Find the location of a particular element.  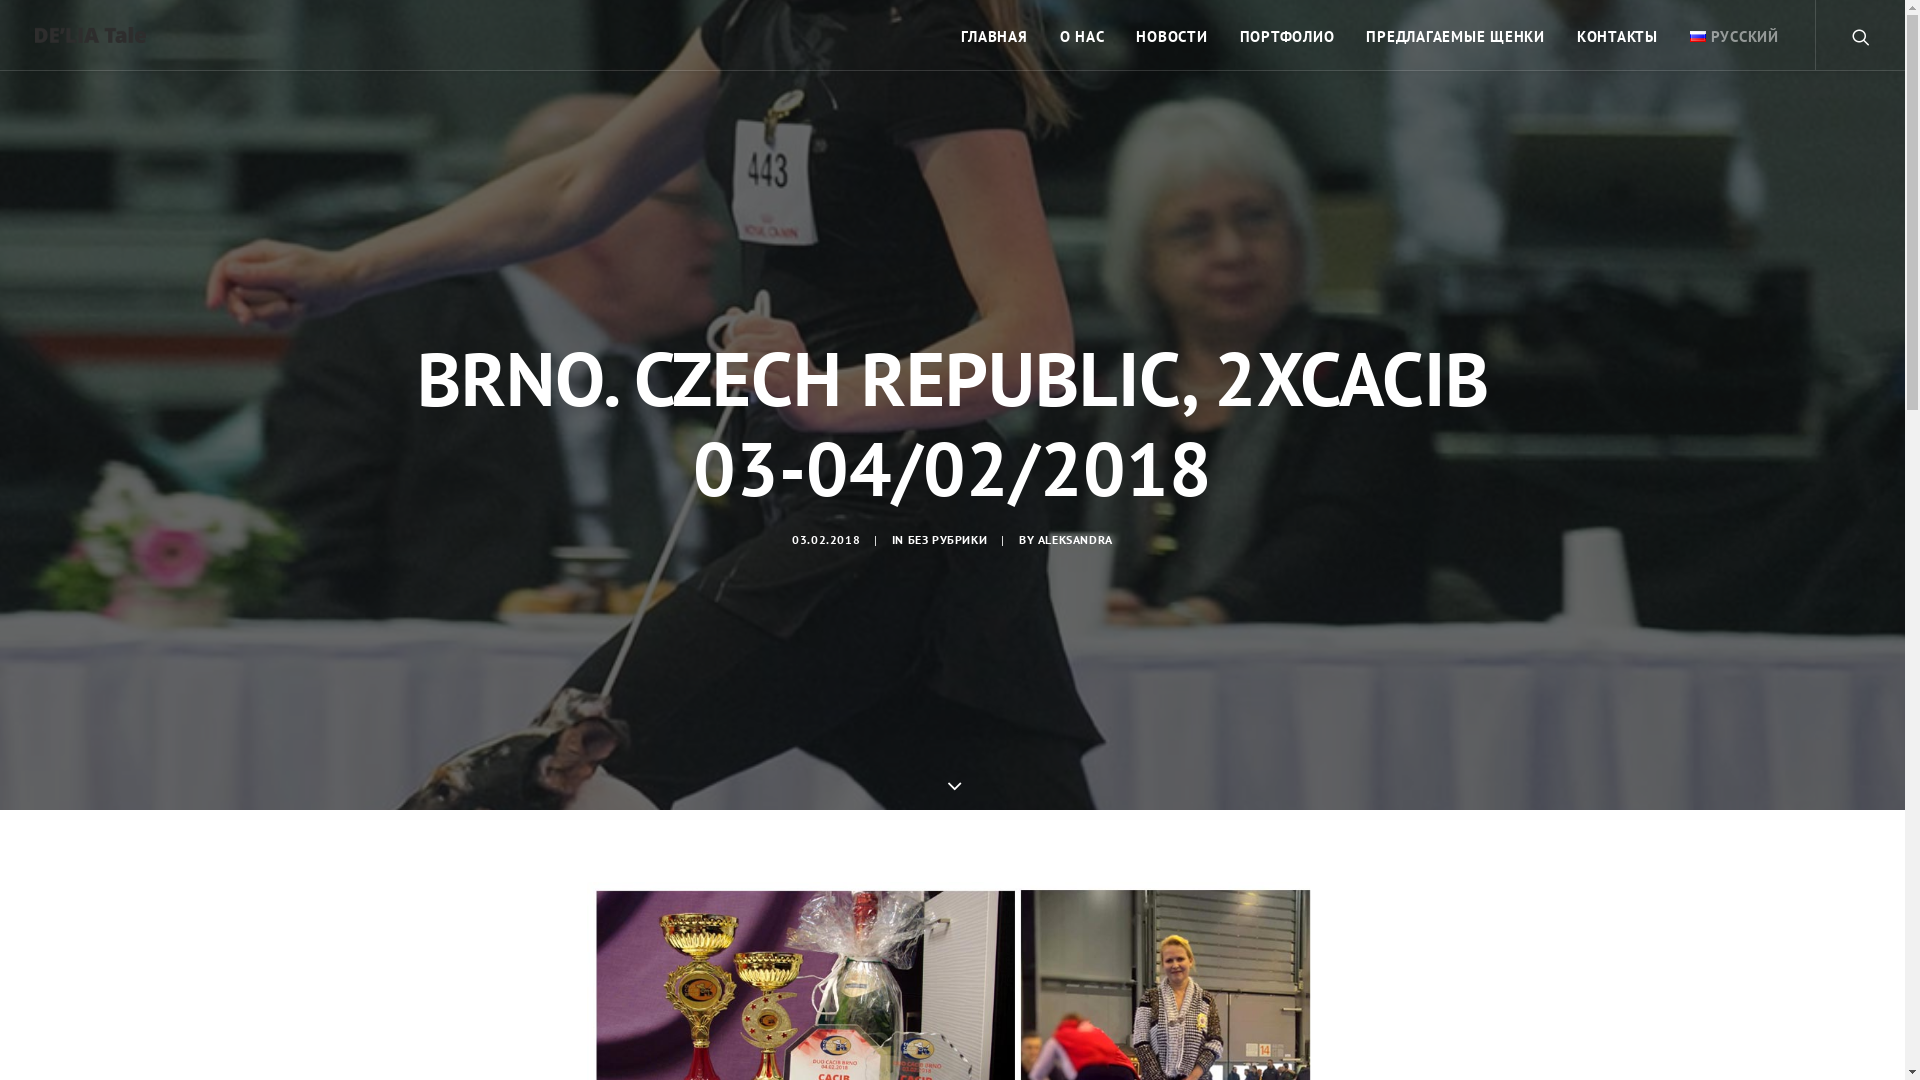

'ALEKSANDRA' is located at coordinates (1037, 538).